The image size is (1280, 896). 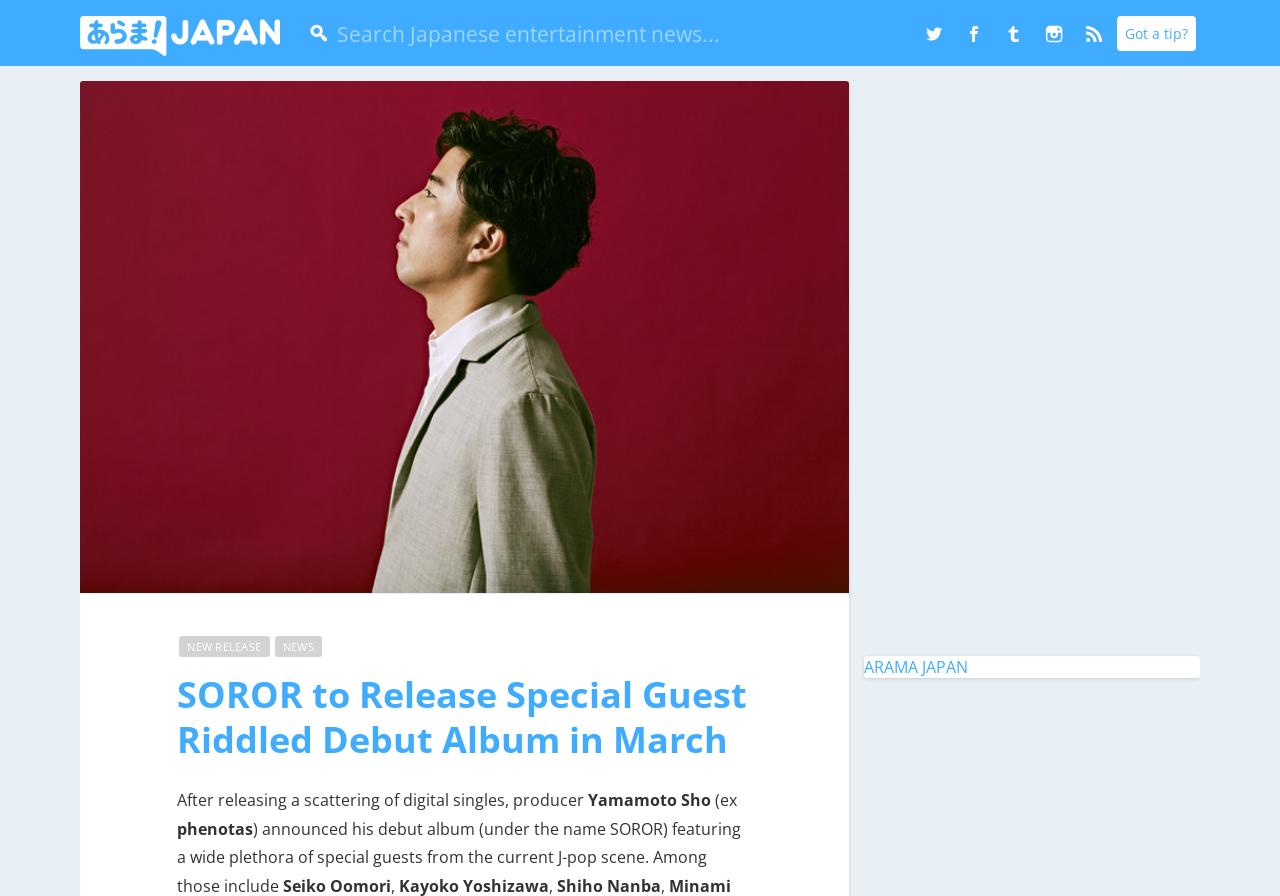 I want to click on 'RSS', so click(x=1107, y=48).